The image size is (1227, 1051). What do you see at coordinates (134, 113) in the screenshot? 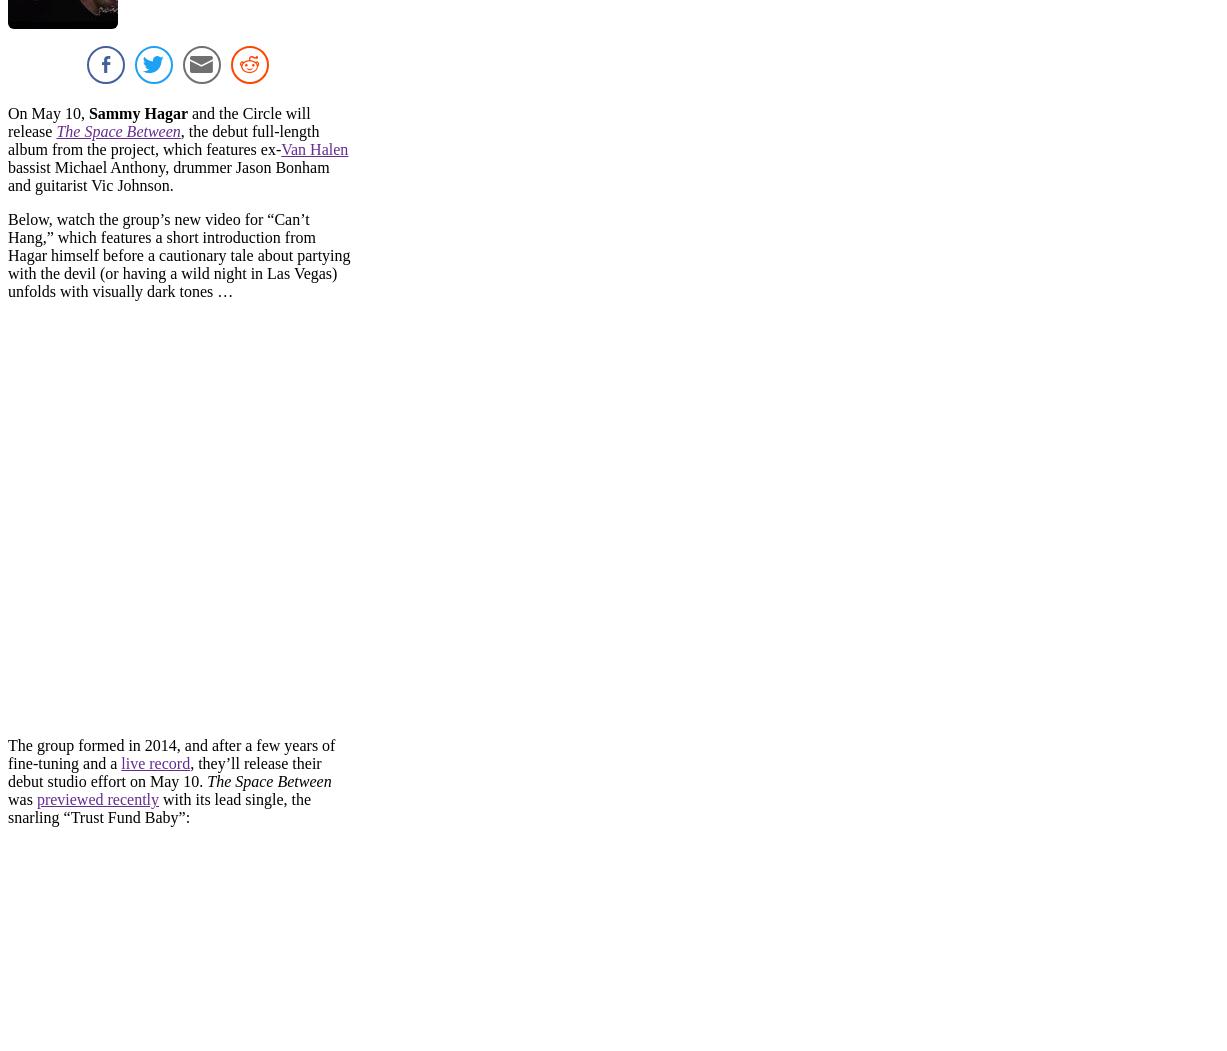
I see `'Sammy Hagar'` at bounding box center [134, 113].